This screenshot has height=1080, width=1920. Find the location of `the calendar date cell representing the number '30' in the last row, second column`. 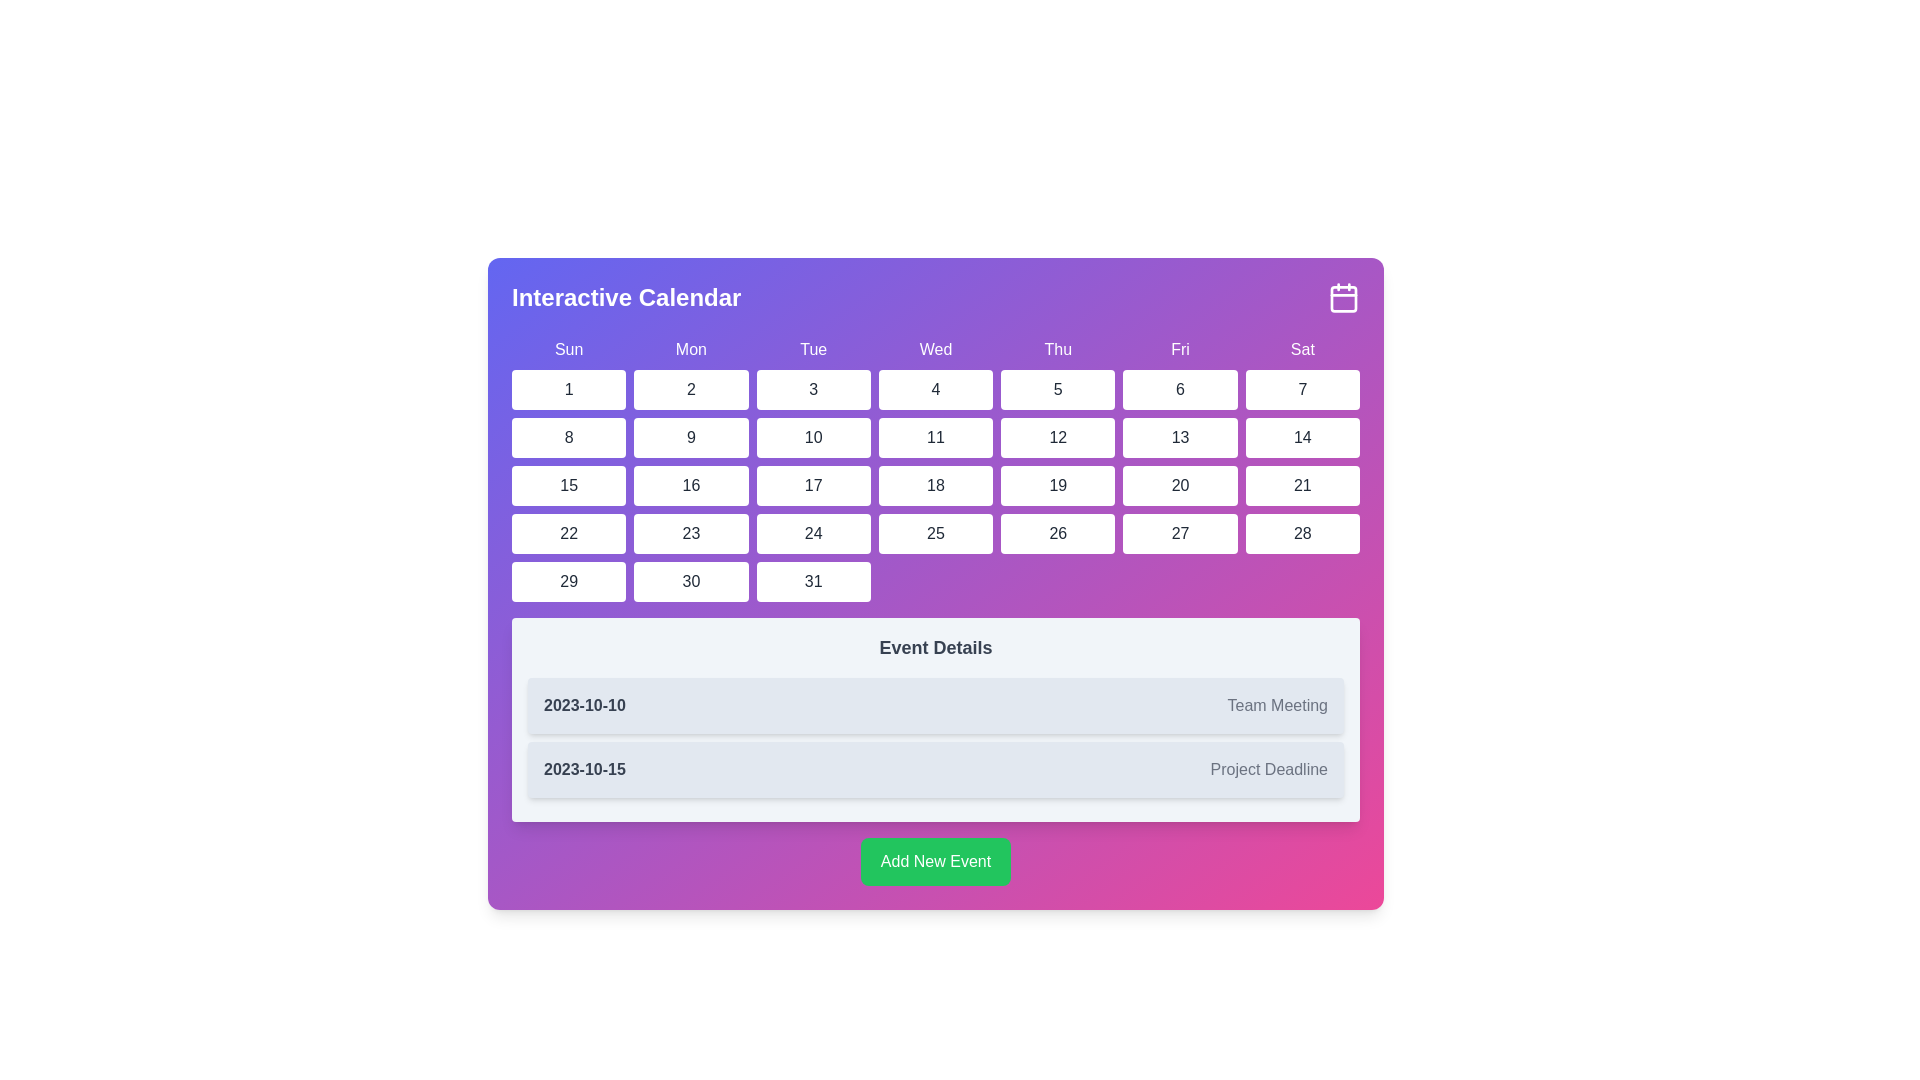

the calendar date cell representing the number '30' in the last row, second column is located at coordinates (691, 582).